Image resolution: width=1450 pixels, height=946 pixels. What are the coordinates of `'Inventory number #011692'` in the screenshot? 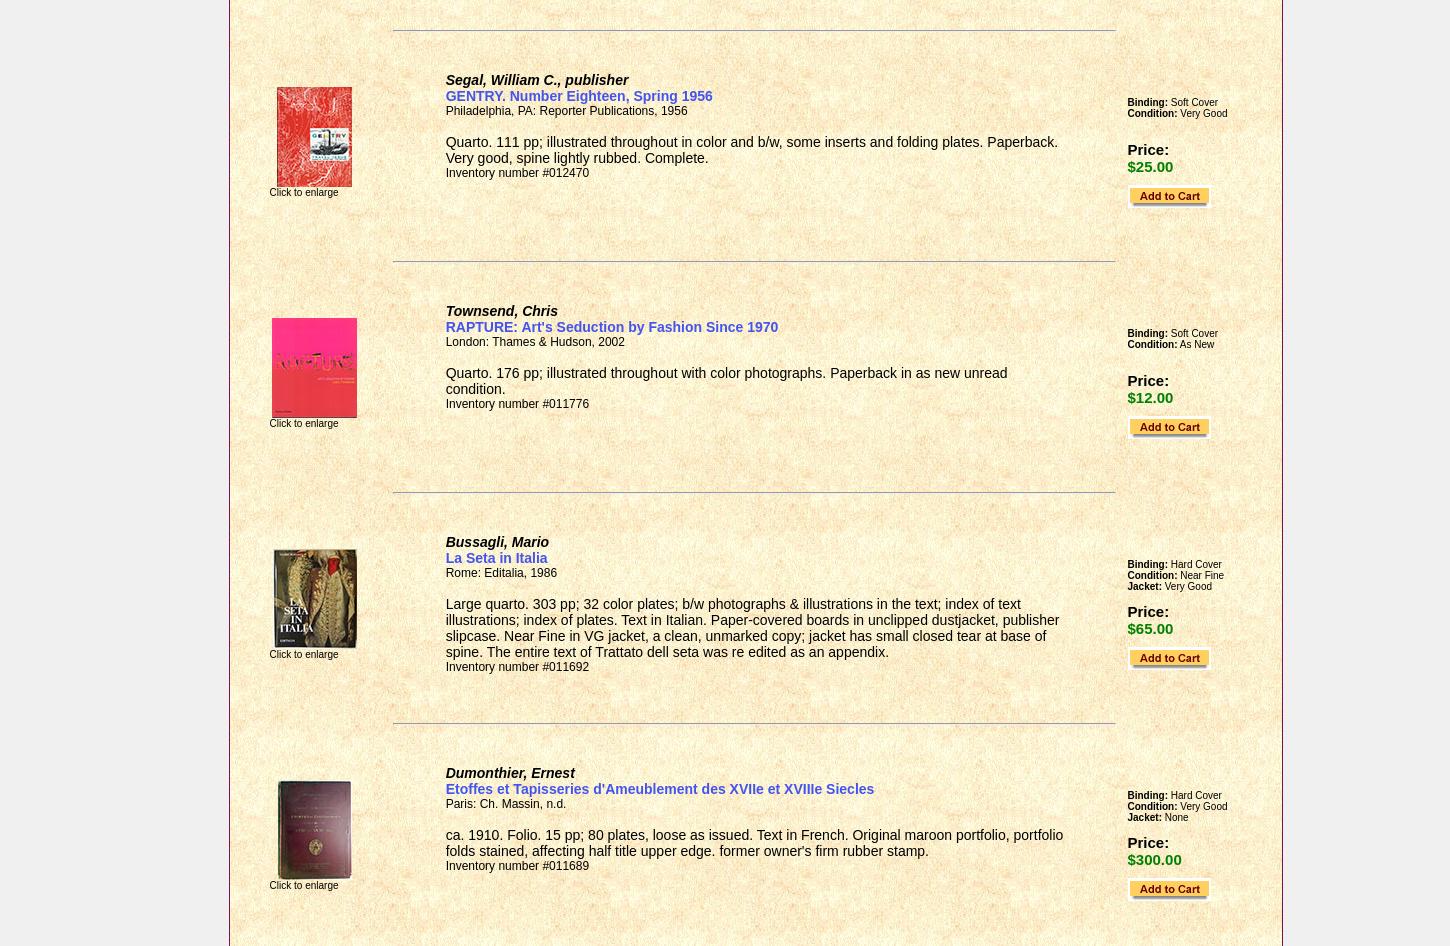 It's located at (517, 667).